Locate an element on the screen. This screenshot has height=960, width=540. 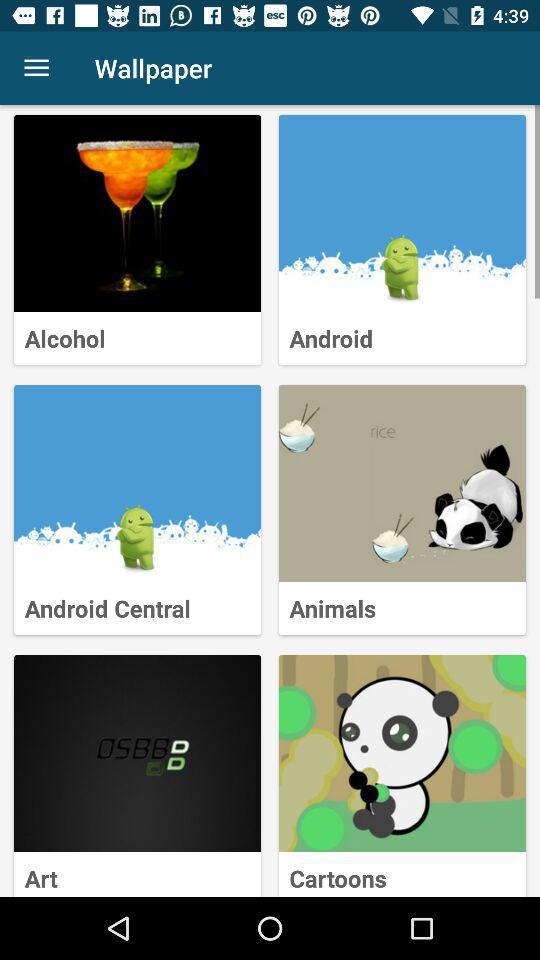
change wallpaper is located at coordinates (402, 213).